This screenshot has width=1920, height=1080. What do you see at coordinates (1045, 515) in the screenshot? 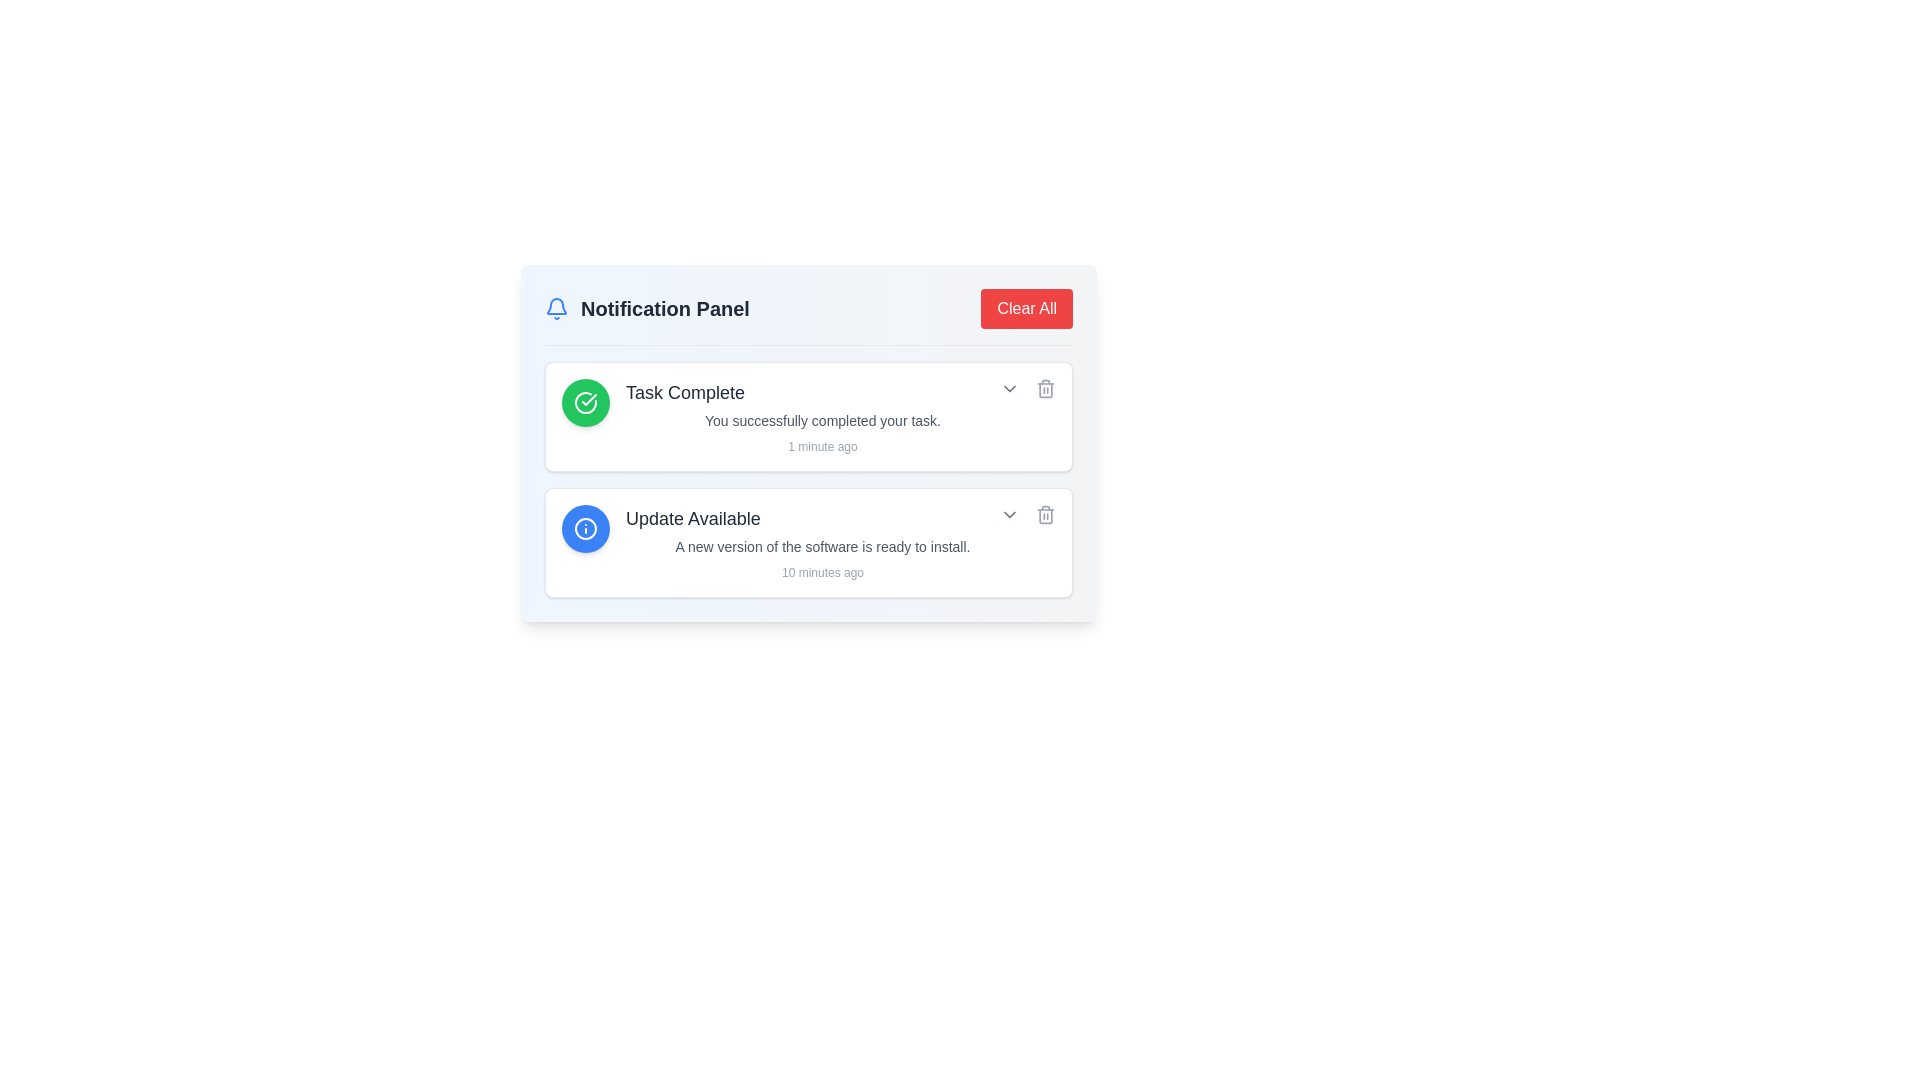
I see `the trash bin icon representing a delete action, which is located on the far-right side of the 'Update Available' notification box` at bounding box center [1045, 515].